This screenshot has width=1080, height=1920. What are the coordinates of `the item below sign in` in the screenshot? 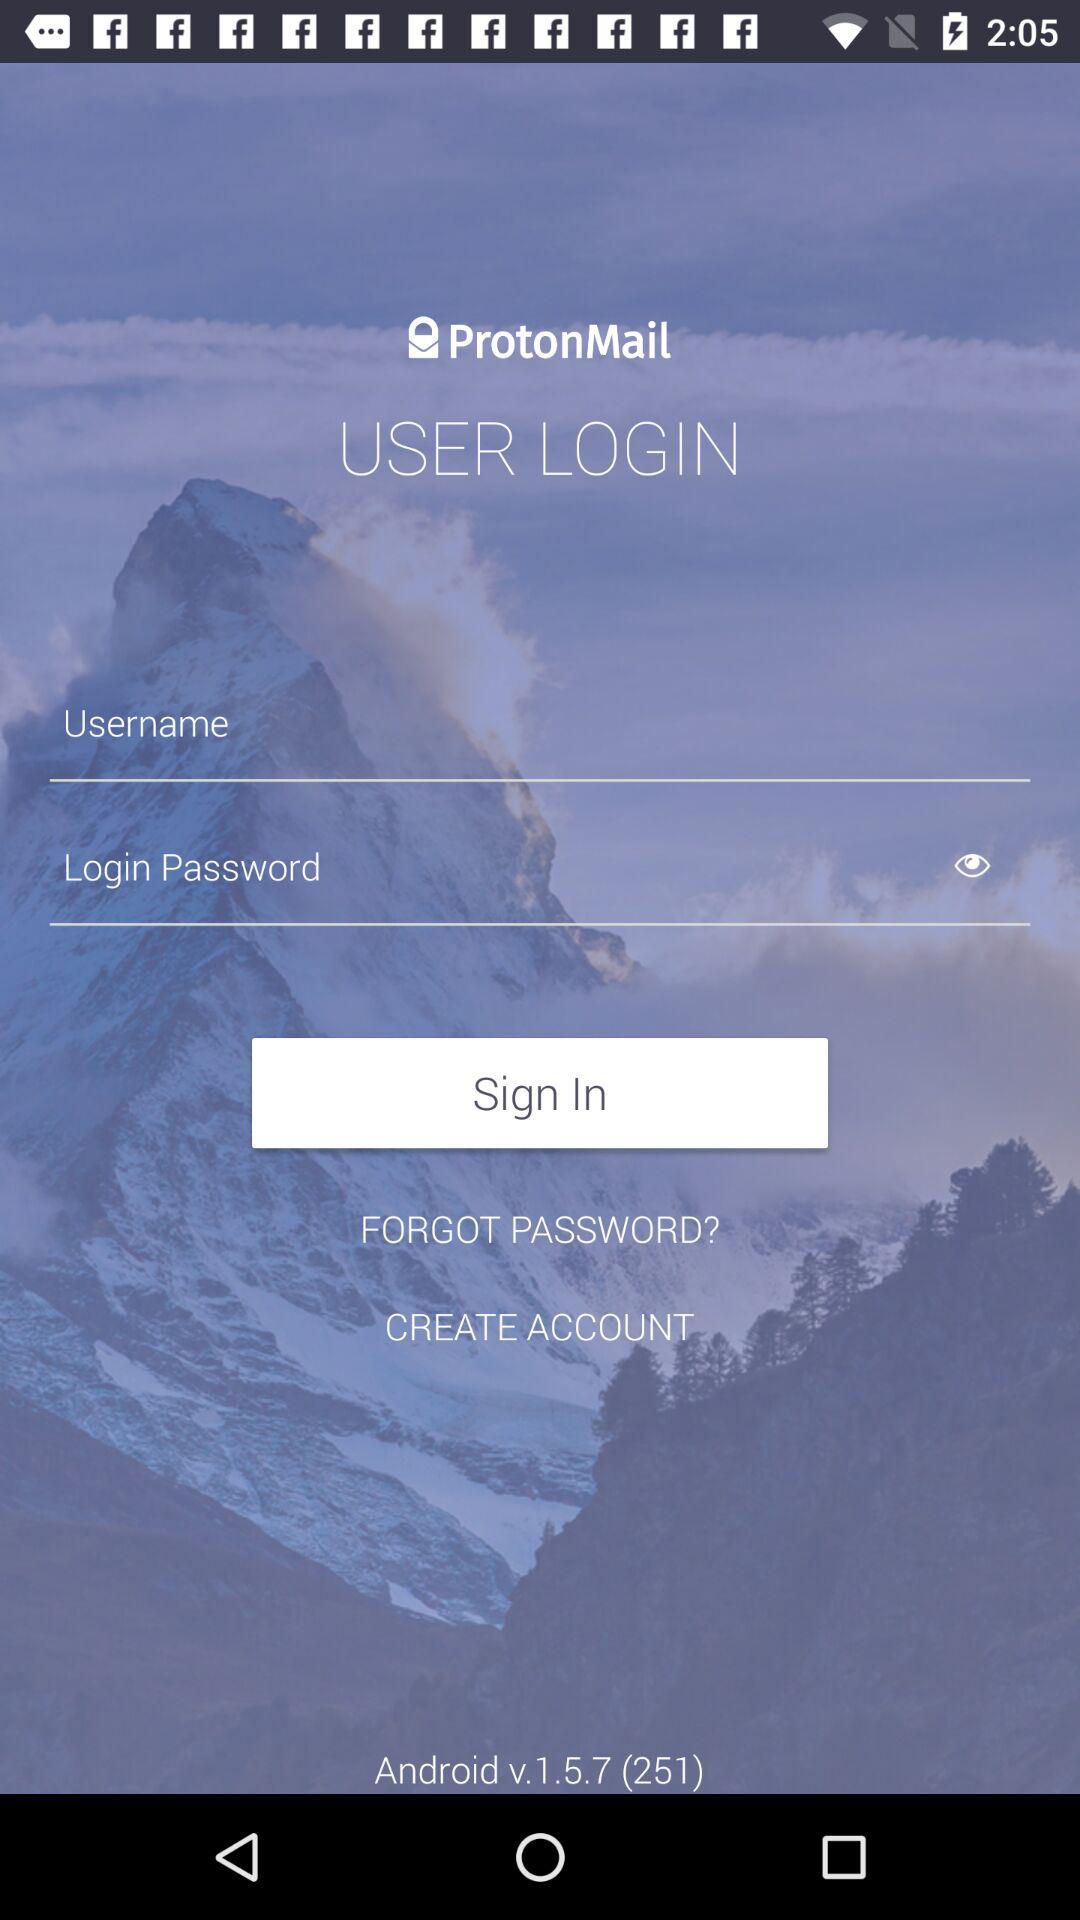 It's located at (540, 1227).